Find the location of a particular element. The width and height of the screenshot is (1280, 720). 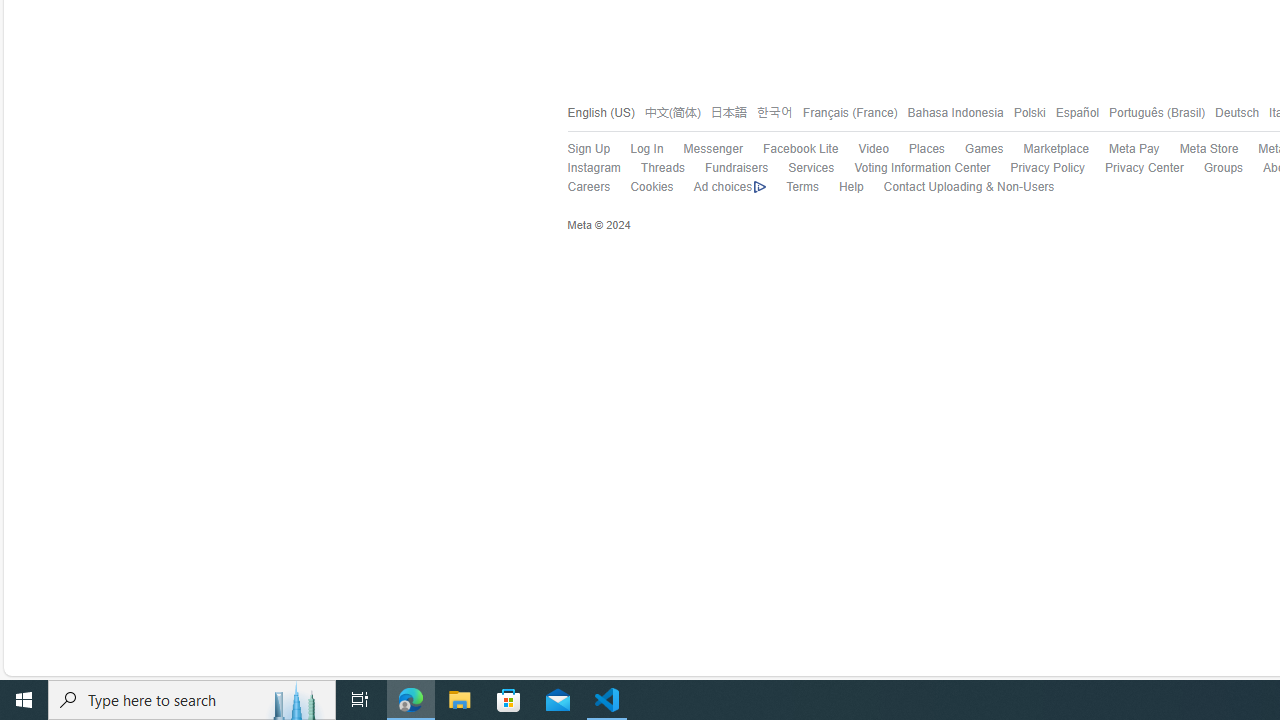

'Threads' is located at coordinates (652, 168).